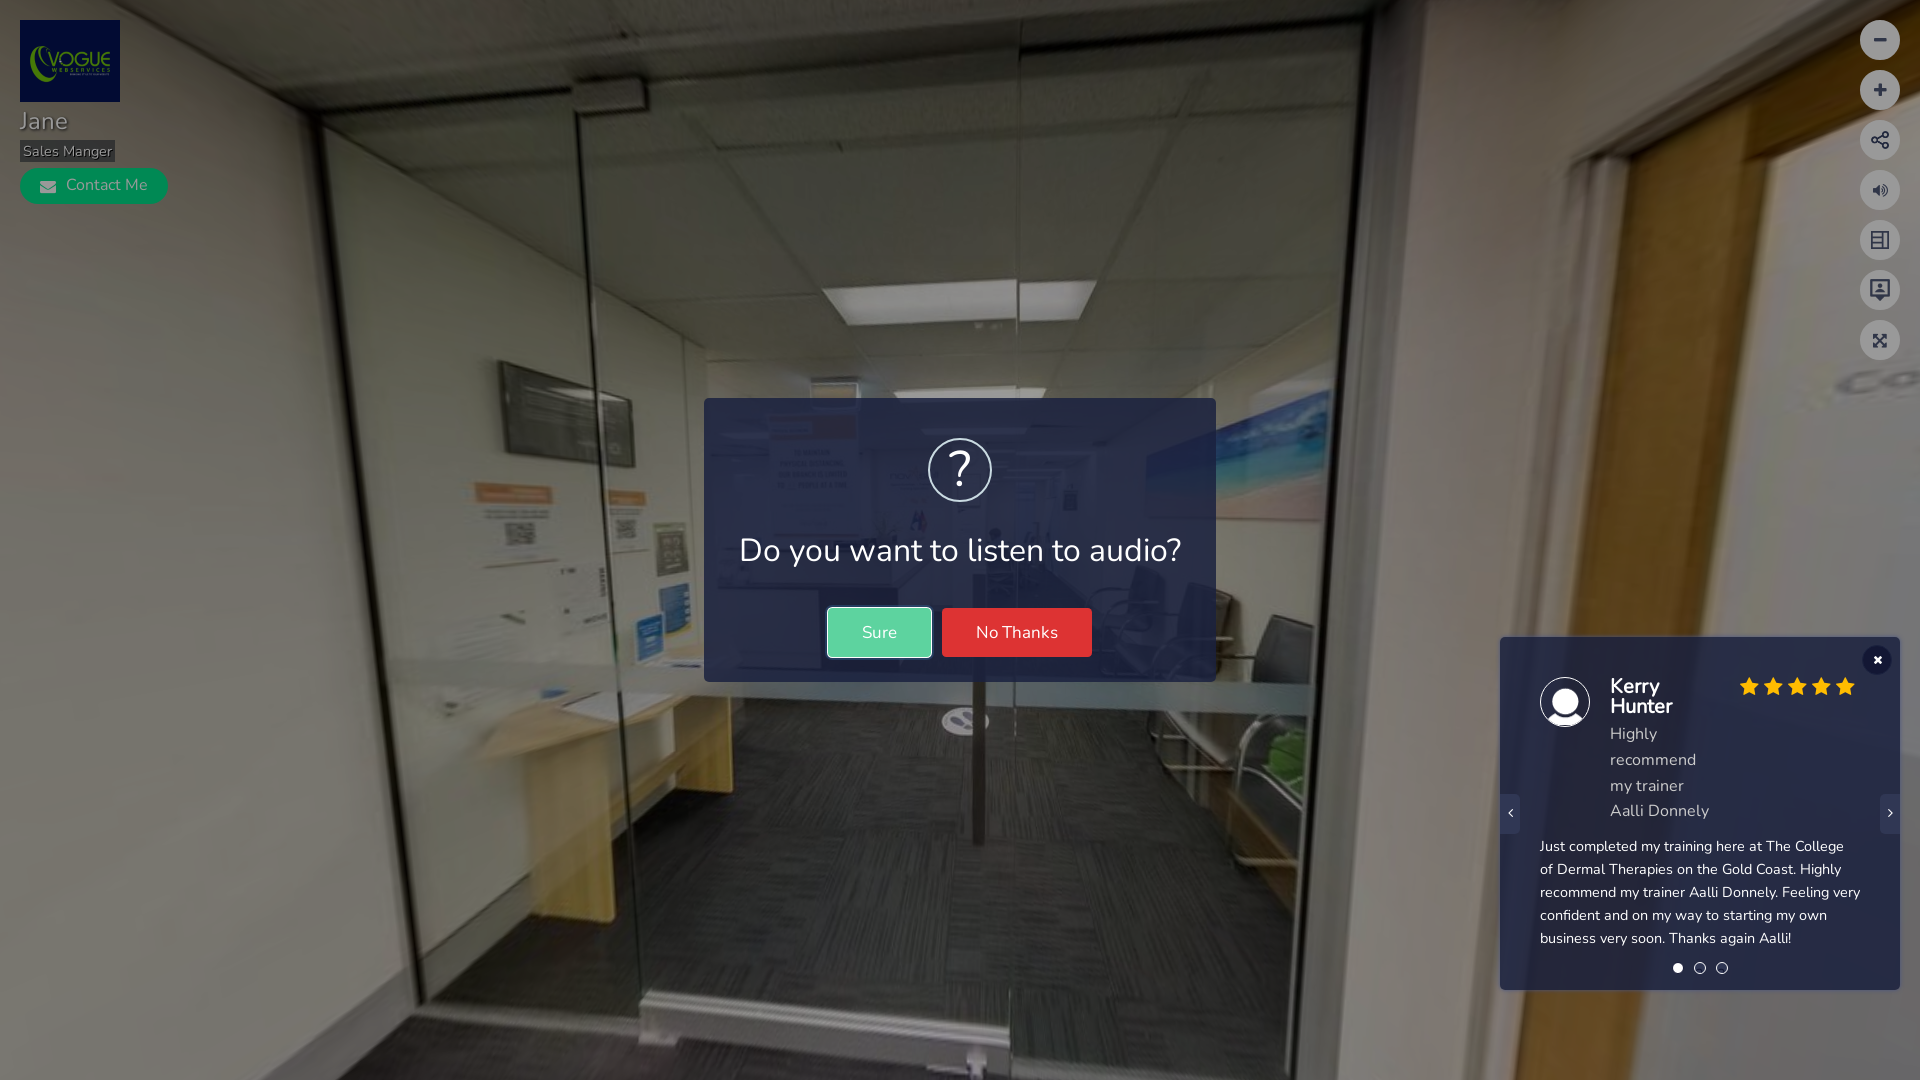  What do you see at coordinates (1879, 289) in the screenshot?
I see `'Live Chat'` at bounding box center [1879, 289].